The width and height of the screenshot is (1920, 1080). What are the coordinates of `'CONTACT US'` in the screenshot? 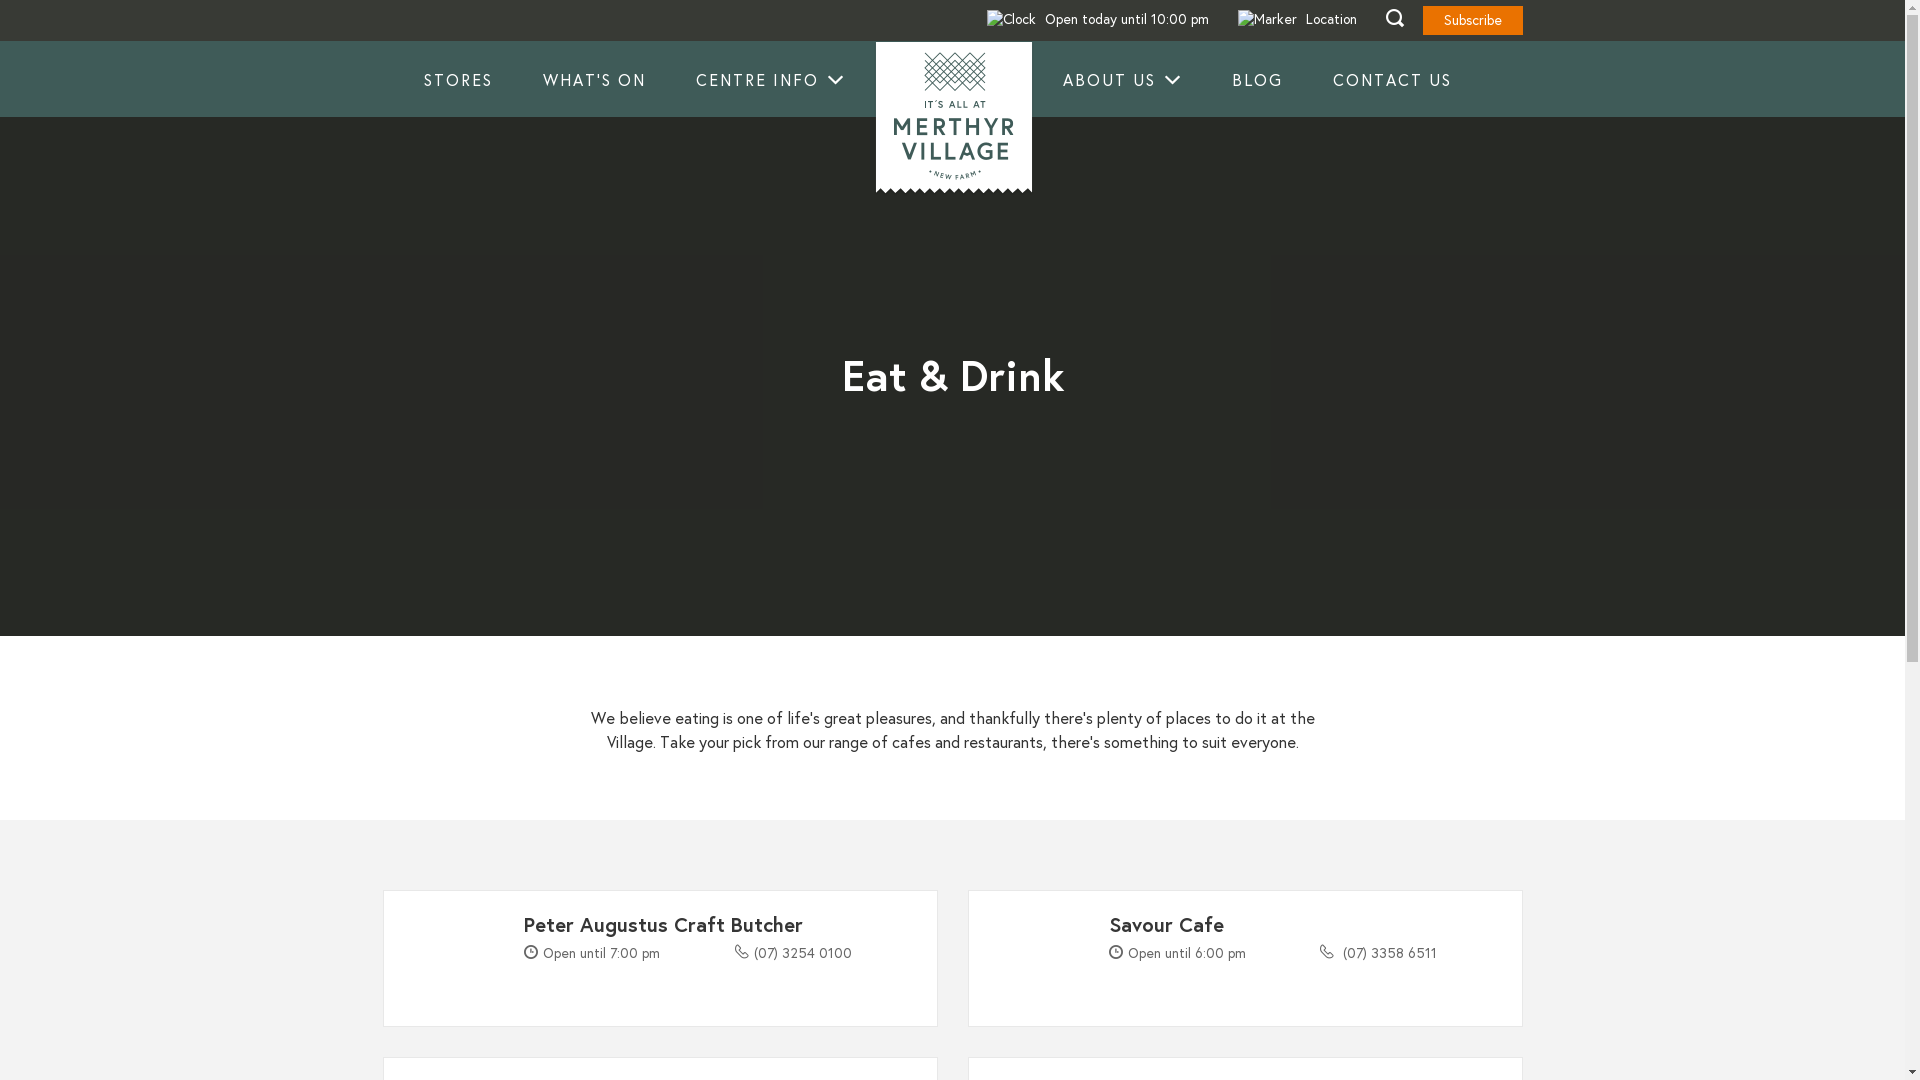 It's located at (1390, 79).